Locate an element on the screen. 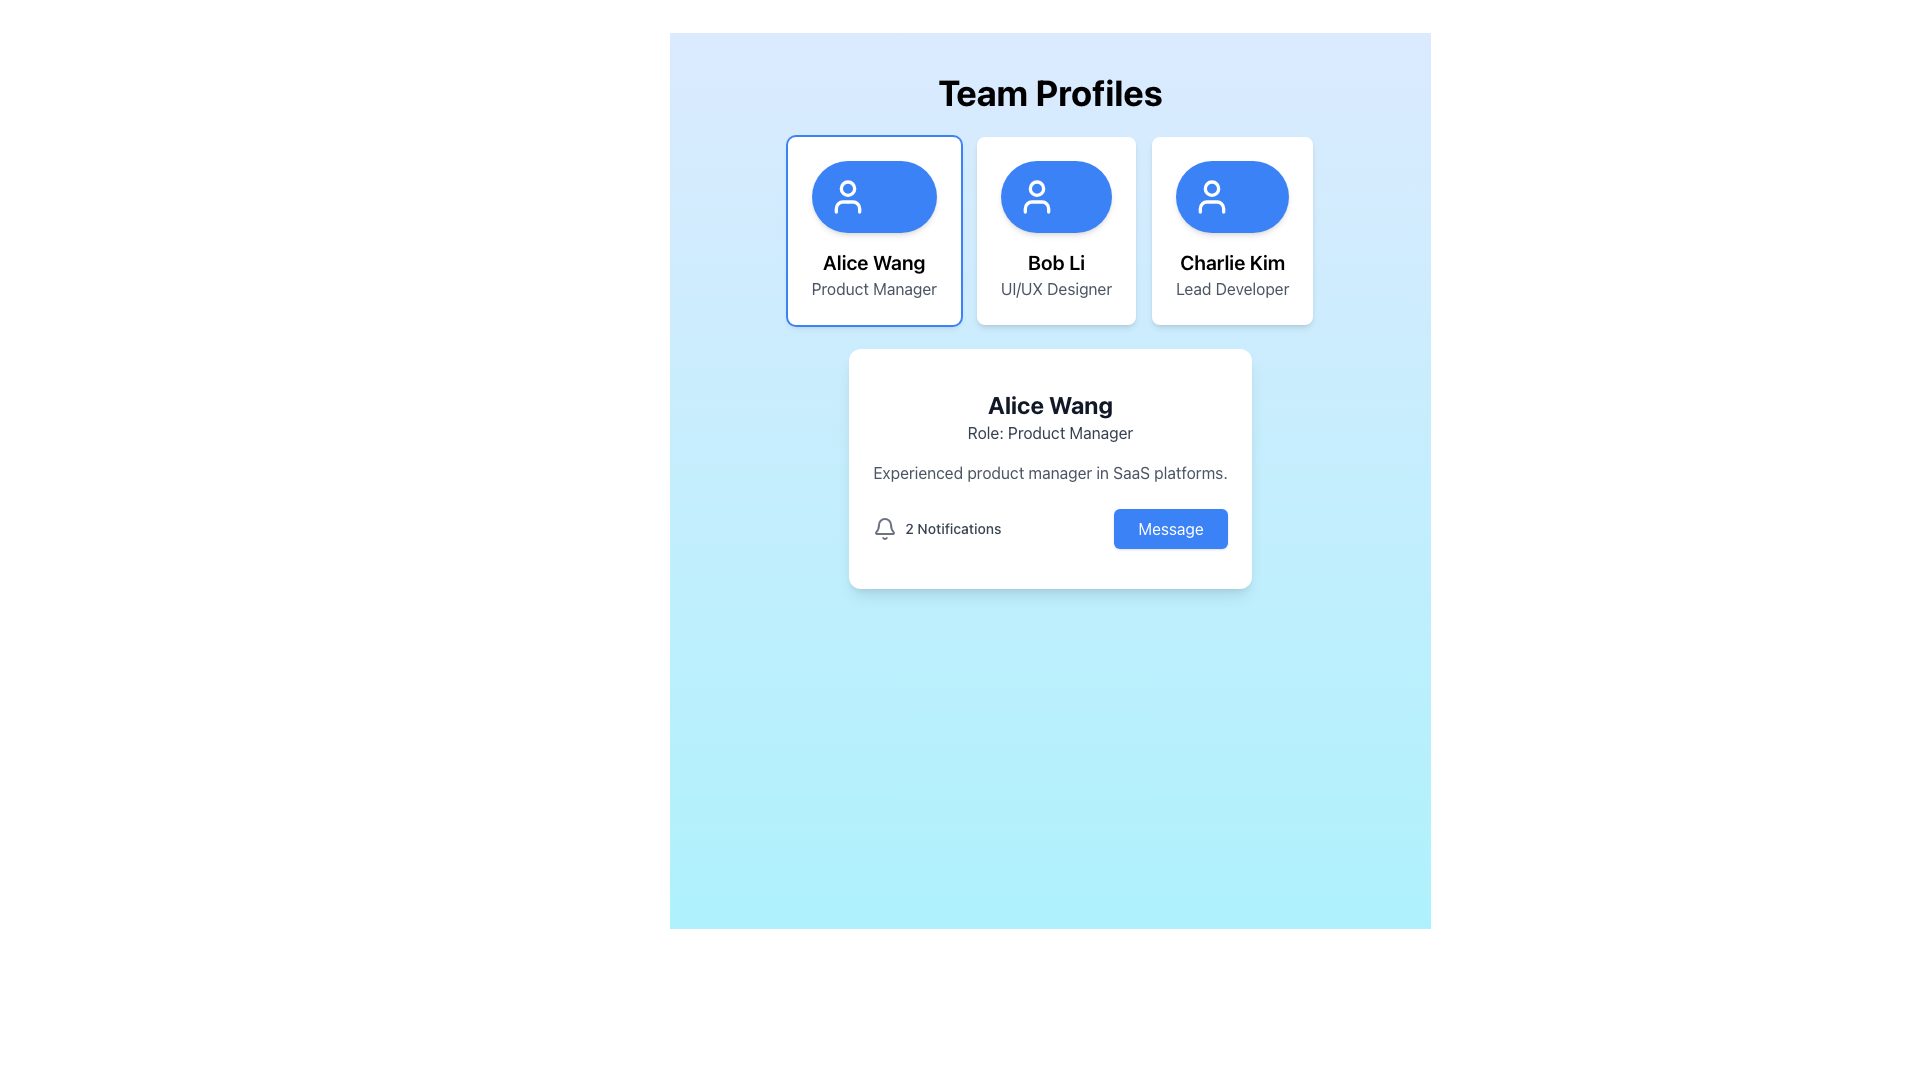  the Text Label that describes the role 'Lead Developer' for 'Charlie Kim', located beneath the name within the profile card is located at coordinates (1231, 289).